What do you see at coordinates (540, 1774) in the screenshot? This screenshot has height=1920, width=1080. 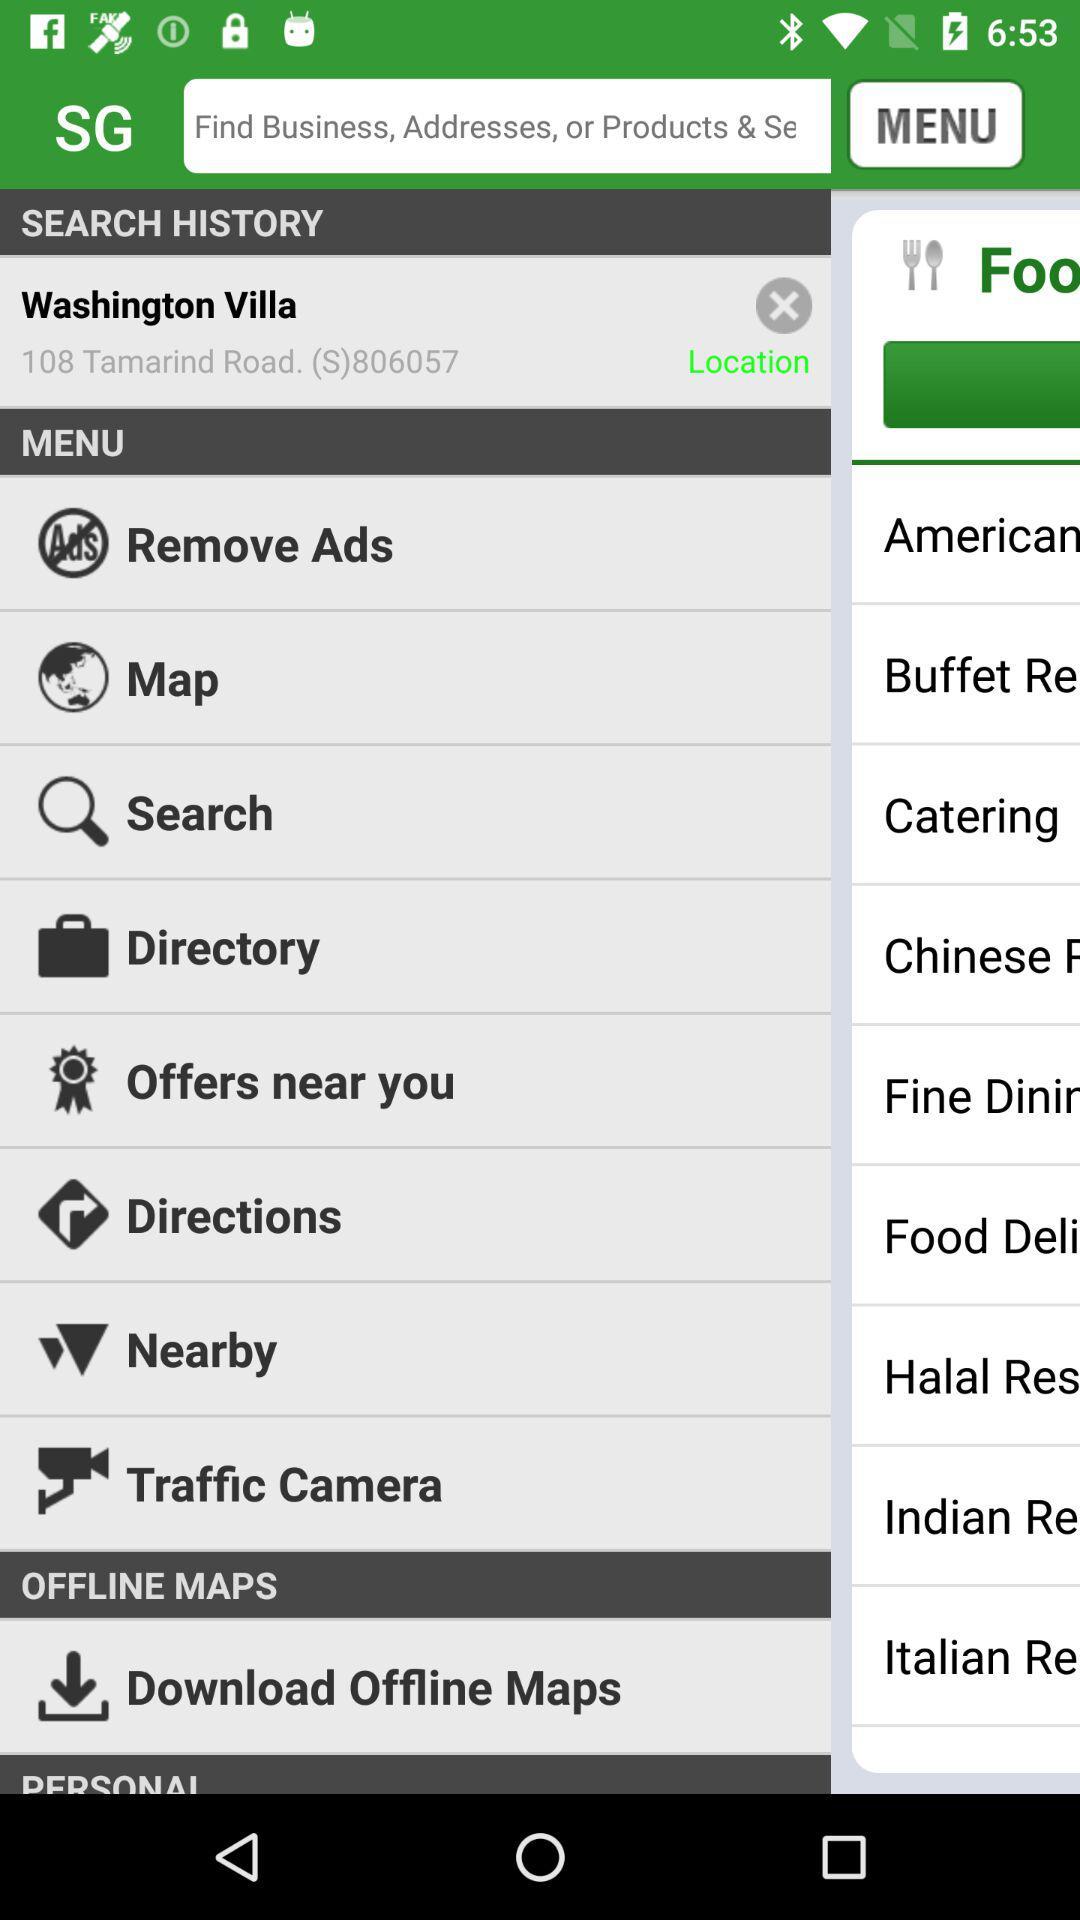 I see `personal icon` at bounding box center [540, 1774].